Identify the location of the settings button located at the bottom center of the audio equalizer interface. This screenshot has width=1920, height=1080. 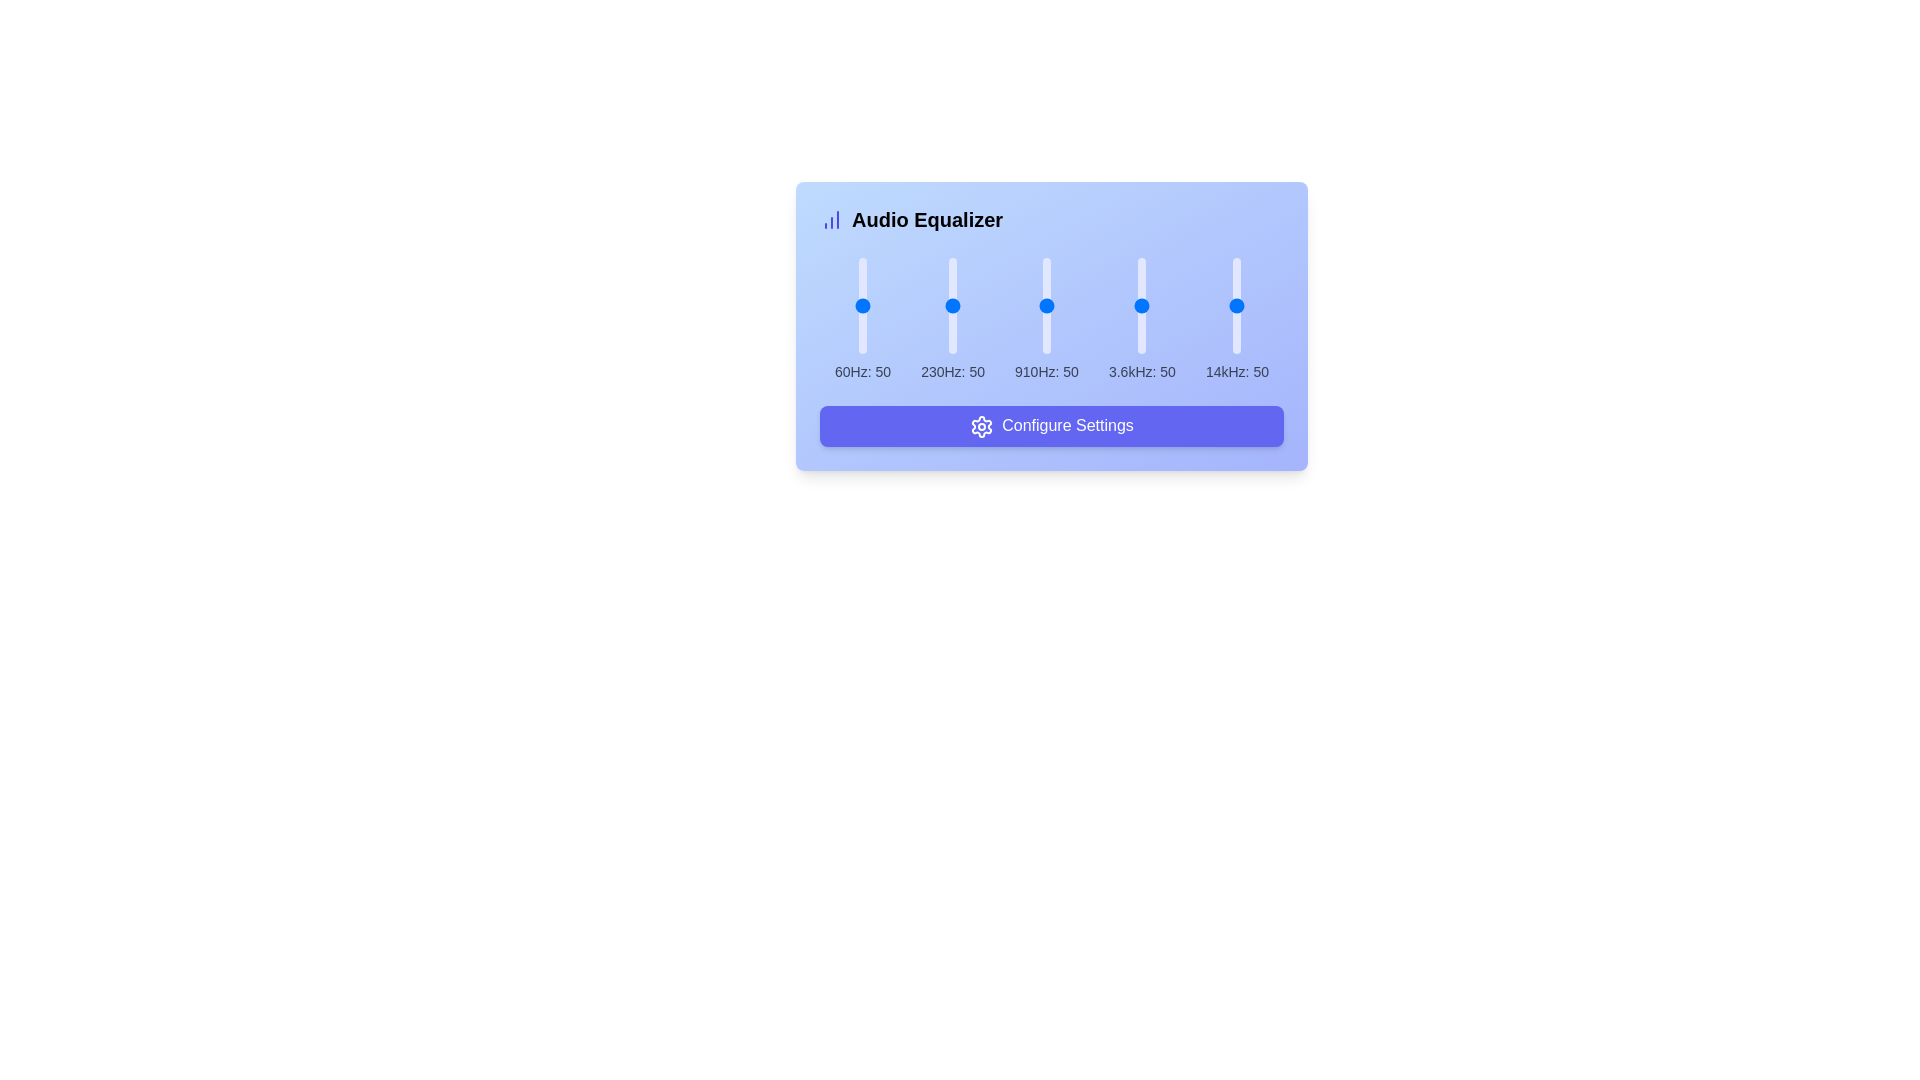
(1050, 424).